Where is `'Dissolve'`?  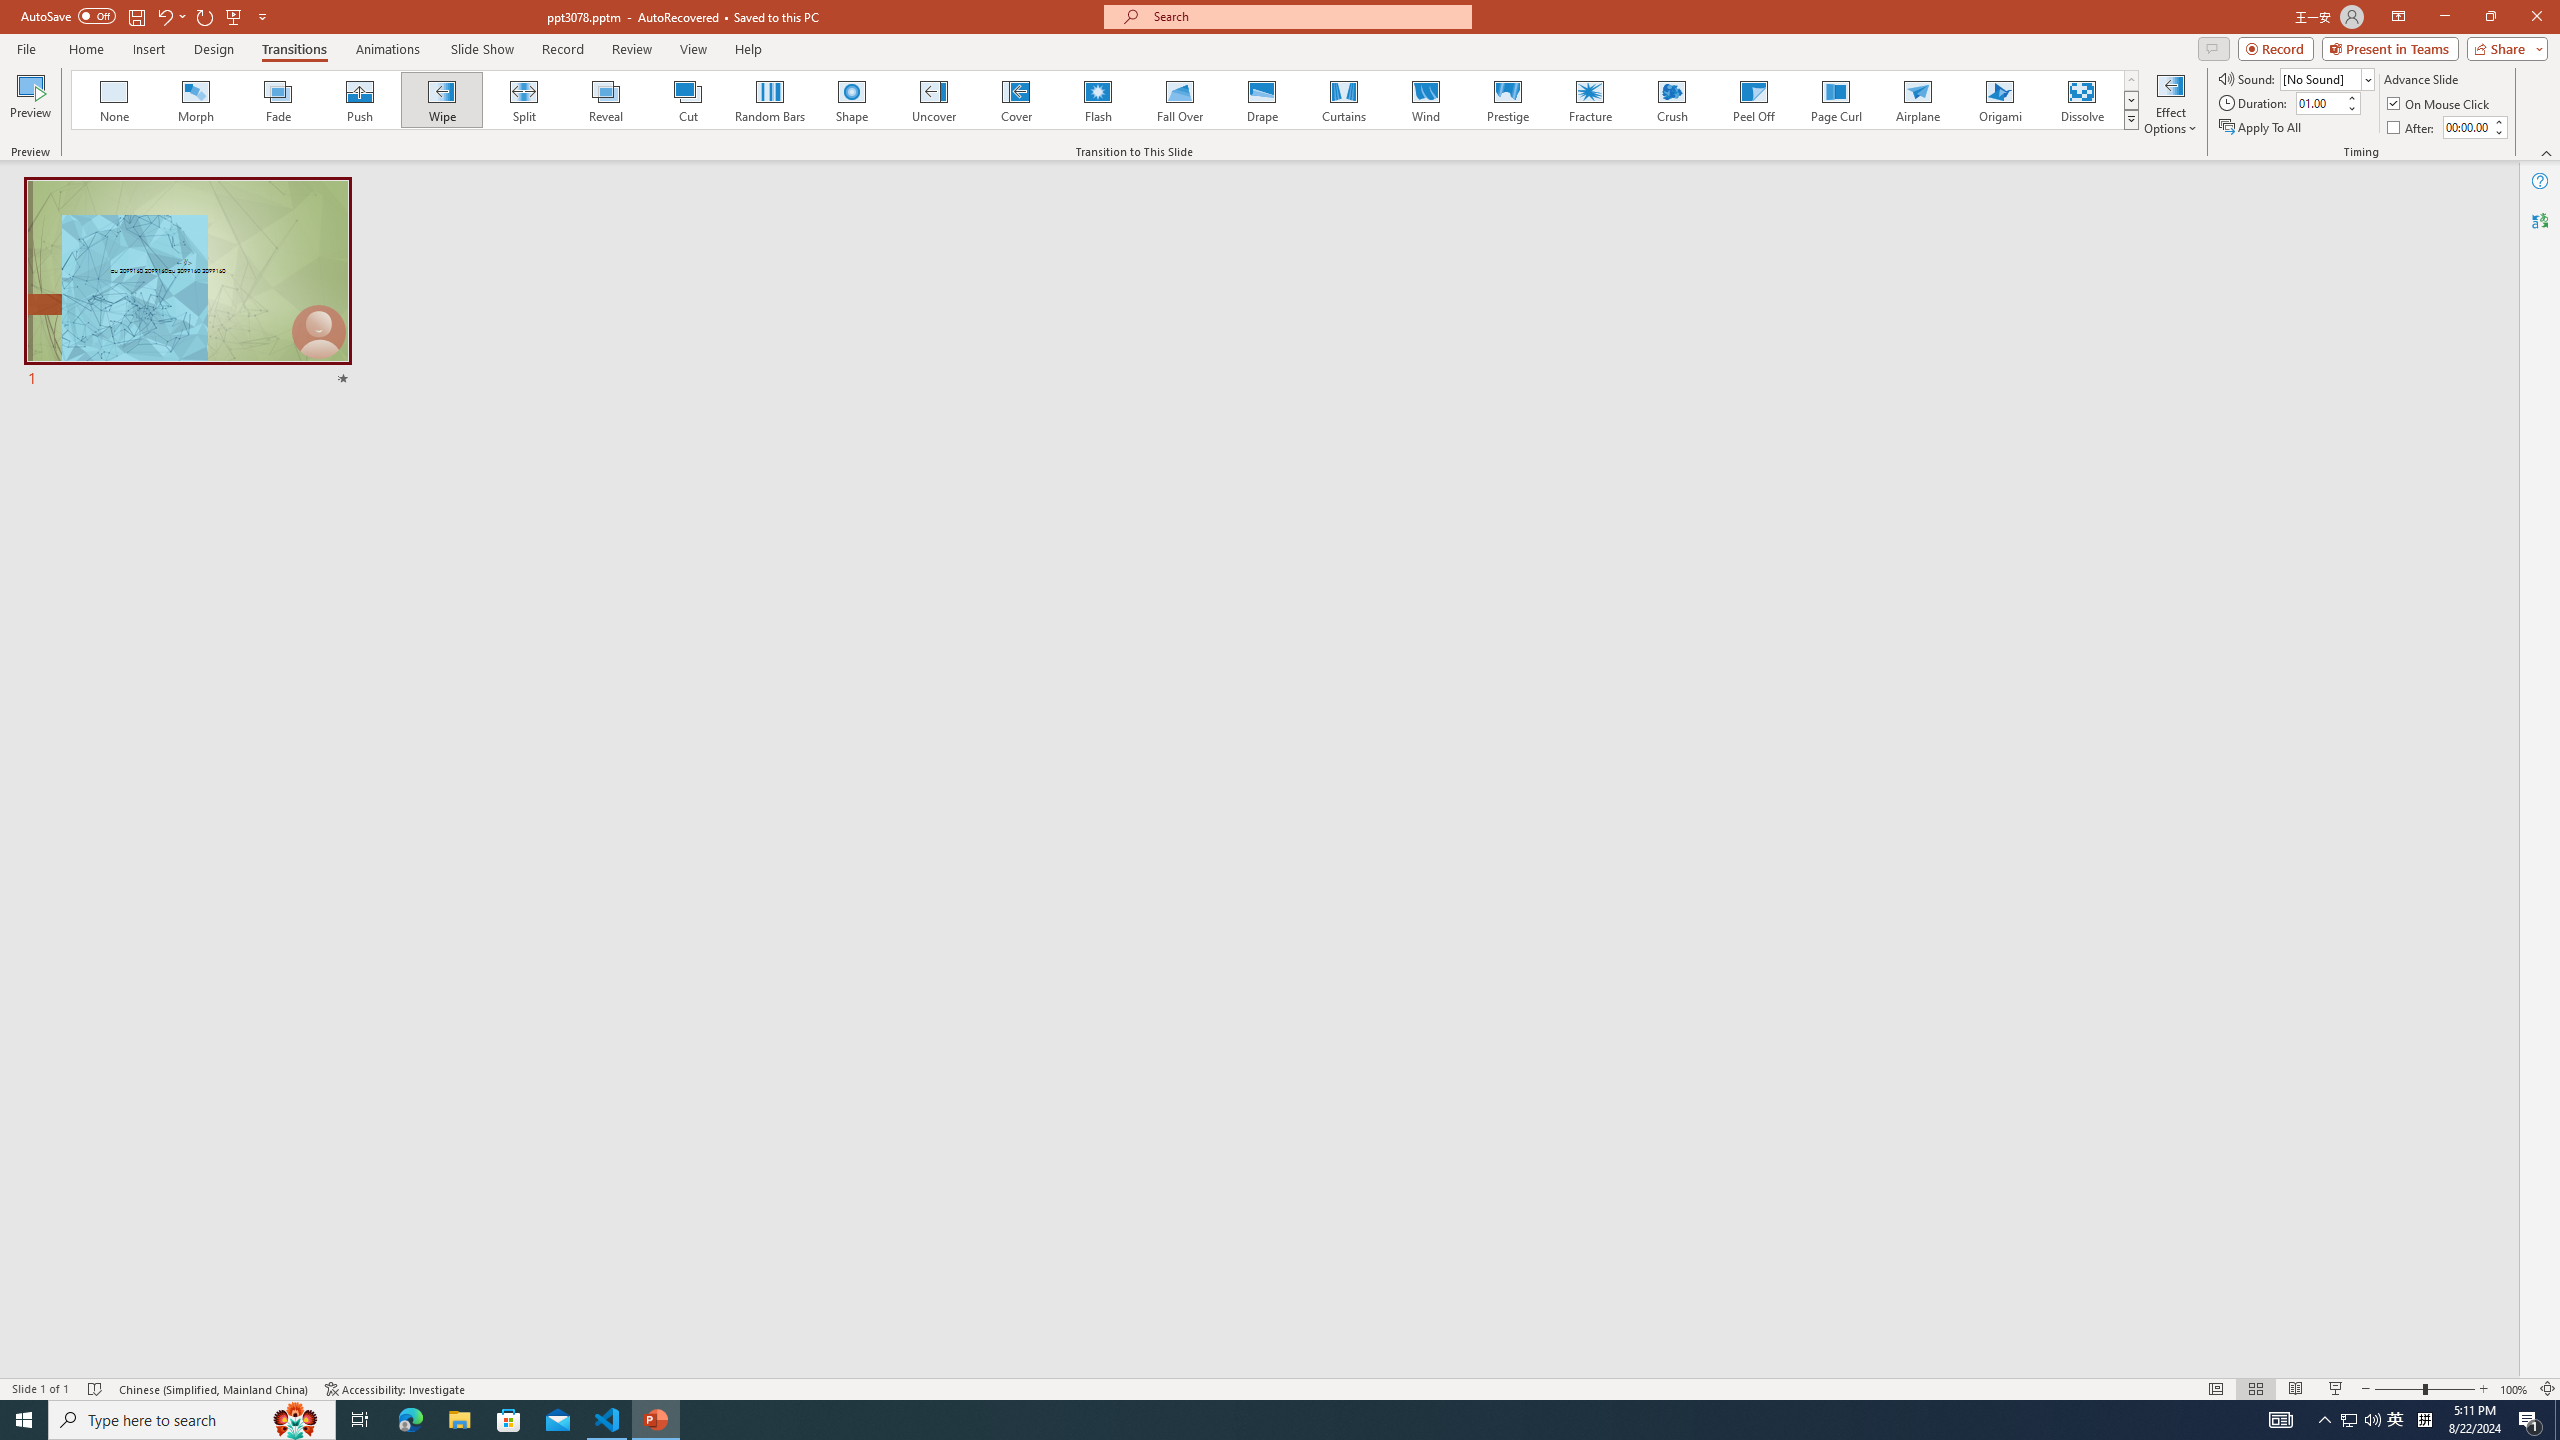
'Dissolve' is located at coordinates (2080, 99).